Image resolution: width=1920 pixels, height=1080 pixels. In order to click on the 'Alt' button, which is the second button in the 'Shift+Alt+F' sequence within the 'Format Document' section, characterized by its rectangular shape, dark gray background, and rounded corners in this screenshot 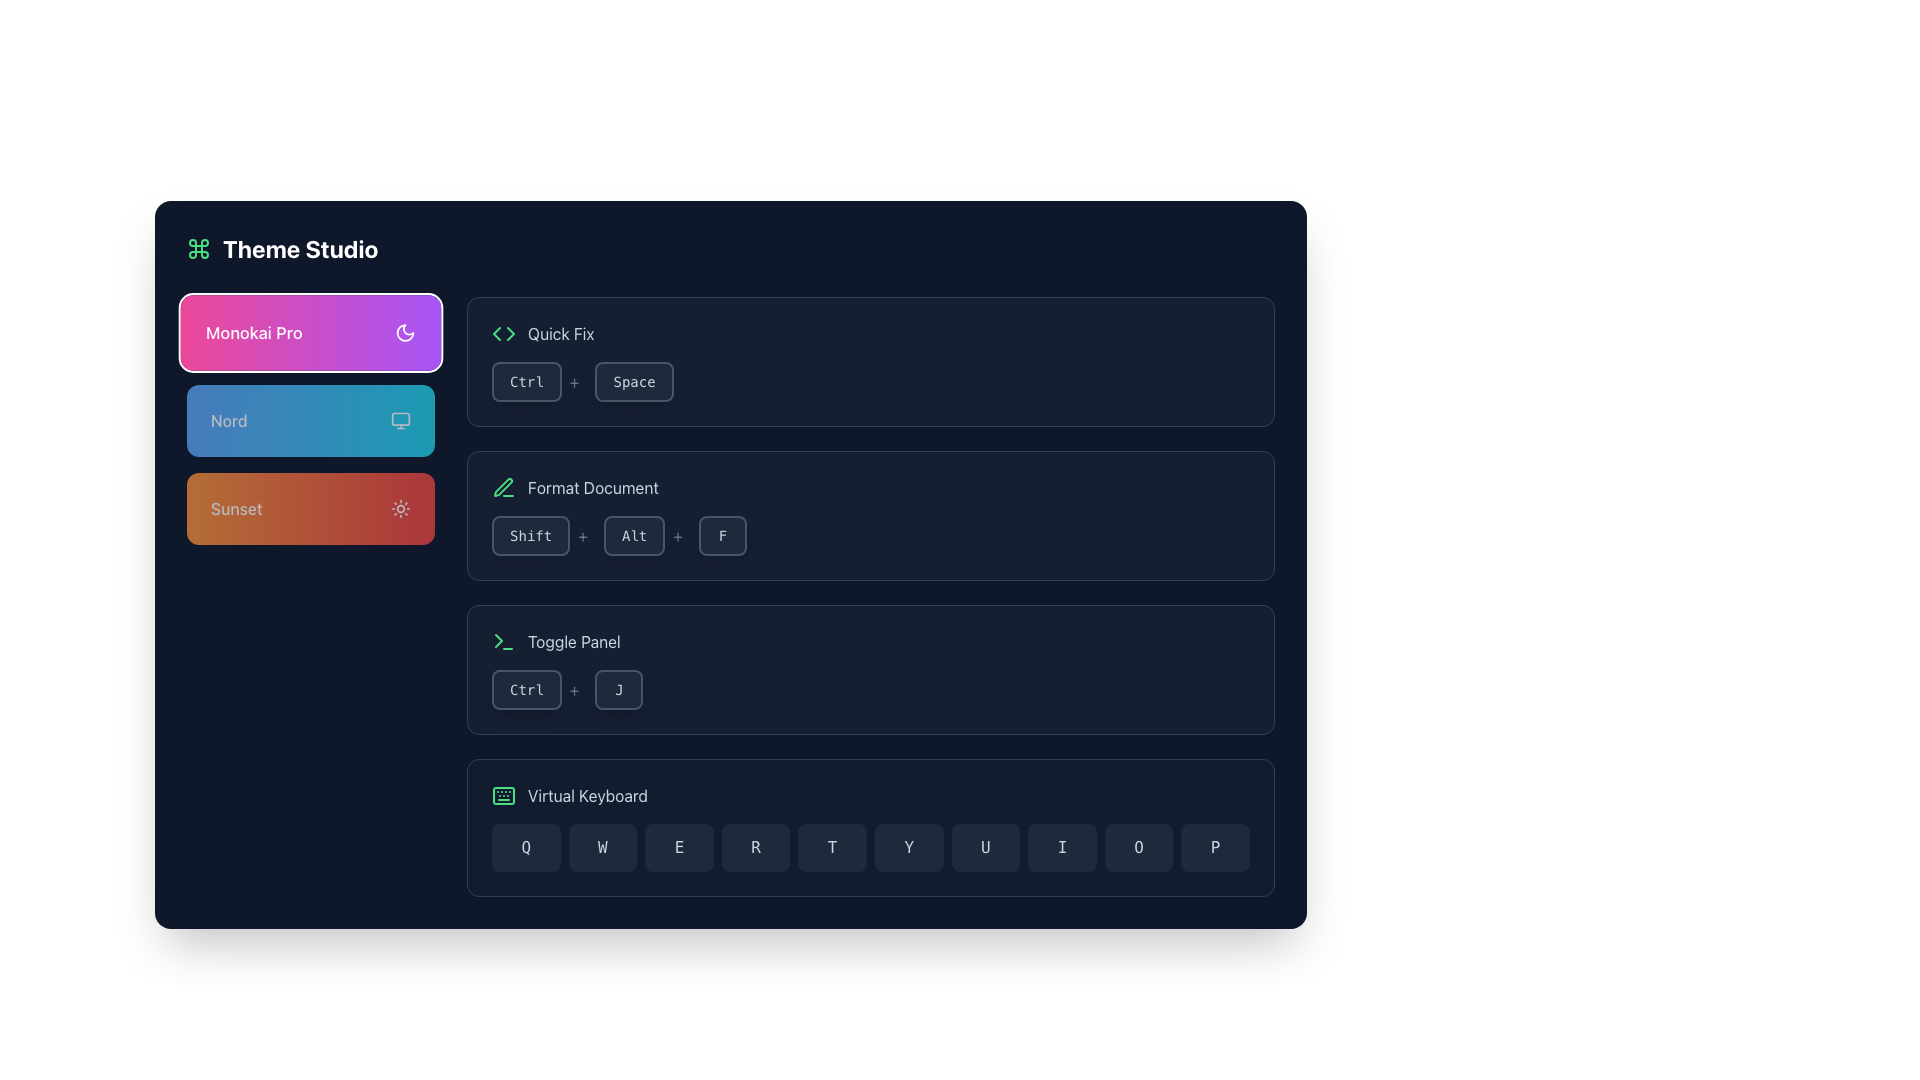, I will do `click(647, 535)`.